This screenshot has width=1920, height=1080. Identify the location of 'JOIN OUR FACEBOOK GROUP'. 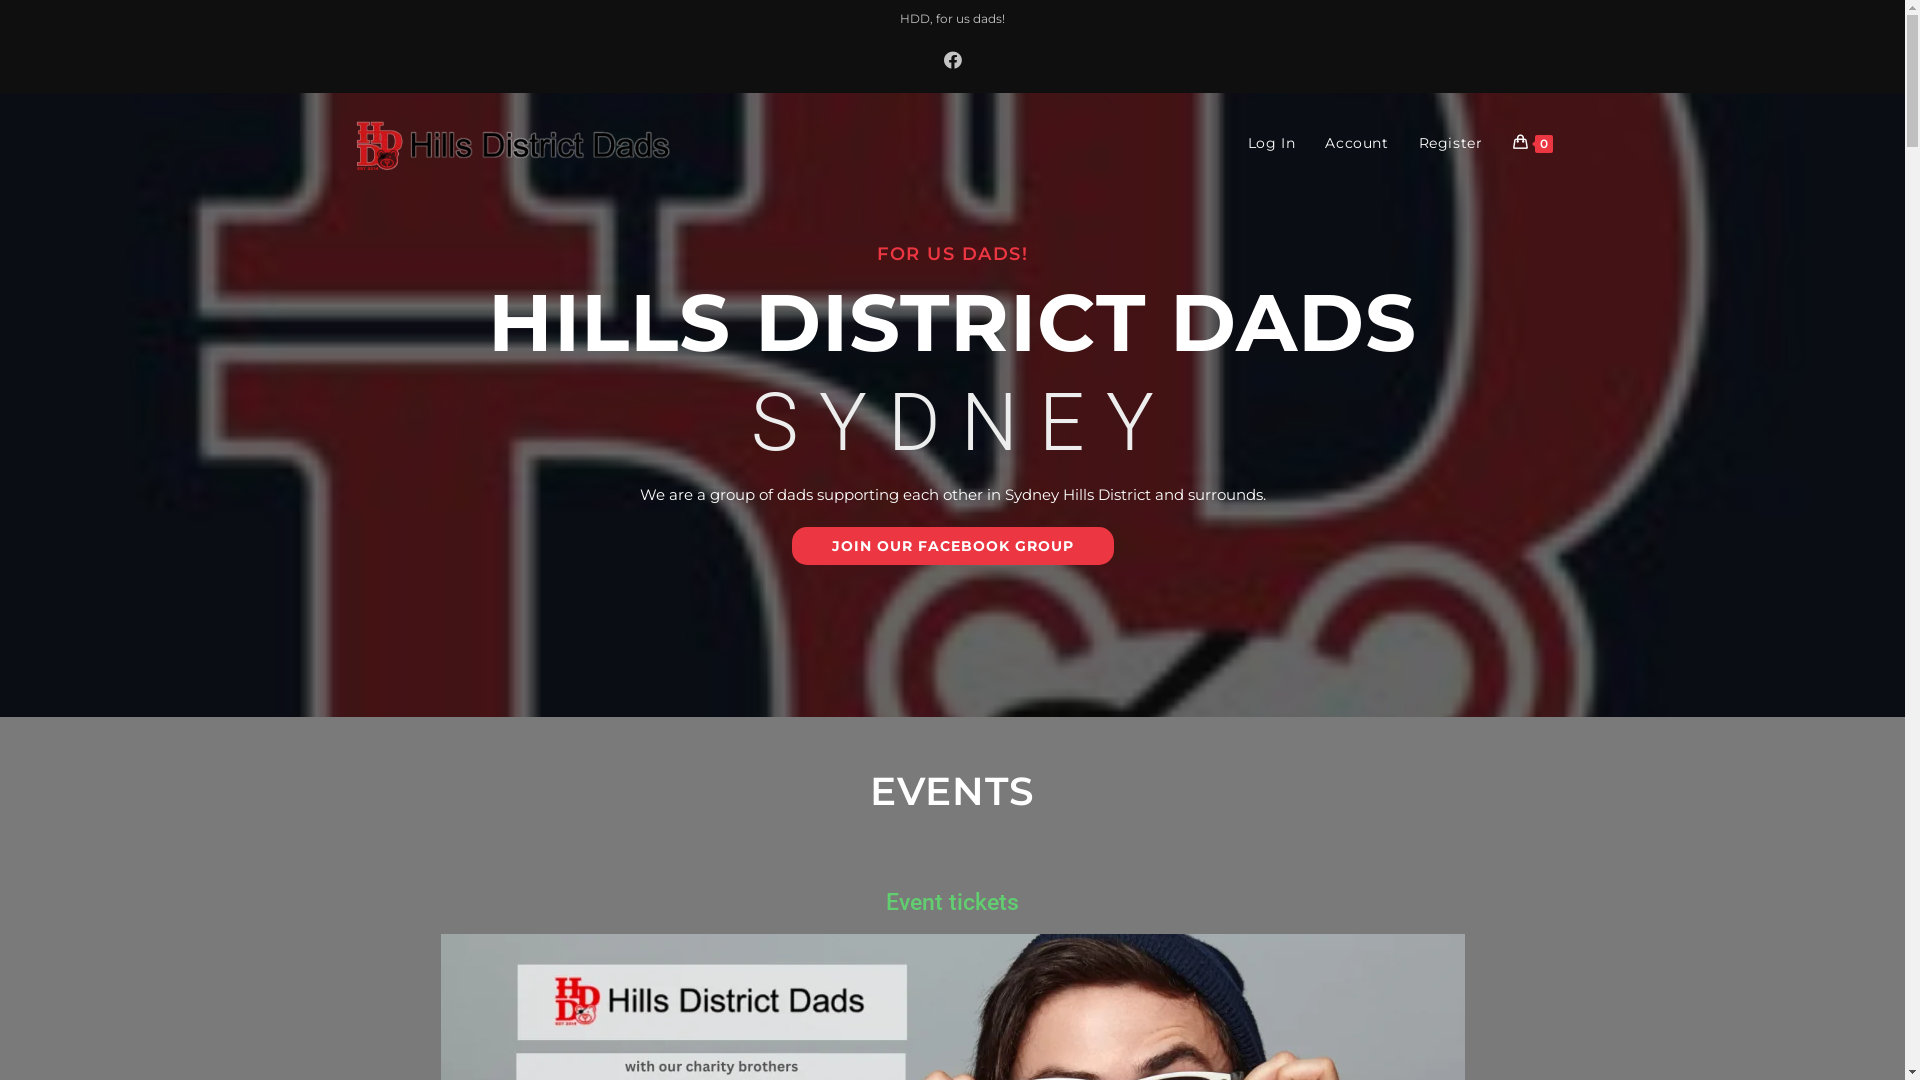
(791, 546).